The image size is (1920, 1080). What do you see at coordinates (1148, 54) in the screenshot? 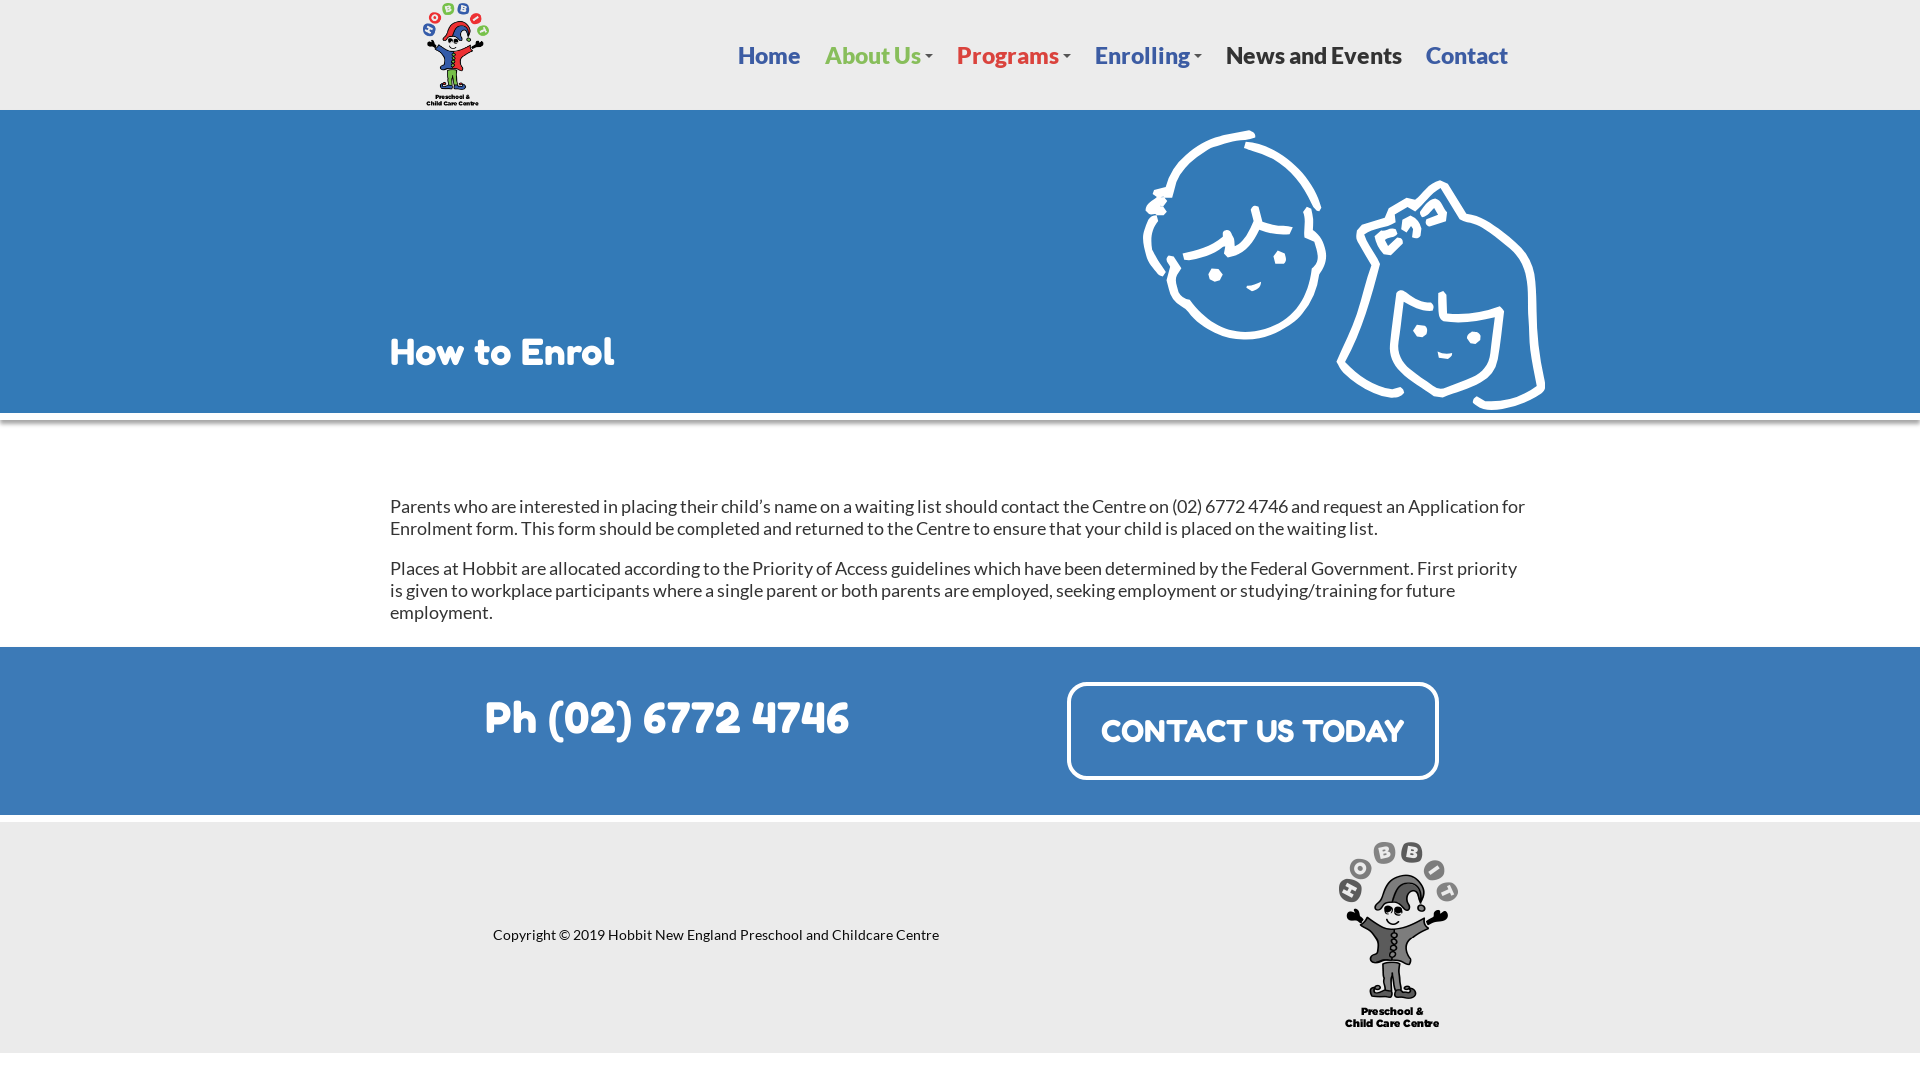
I see `'+` at bounding box center [1148, 54].